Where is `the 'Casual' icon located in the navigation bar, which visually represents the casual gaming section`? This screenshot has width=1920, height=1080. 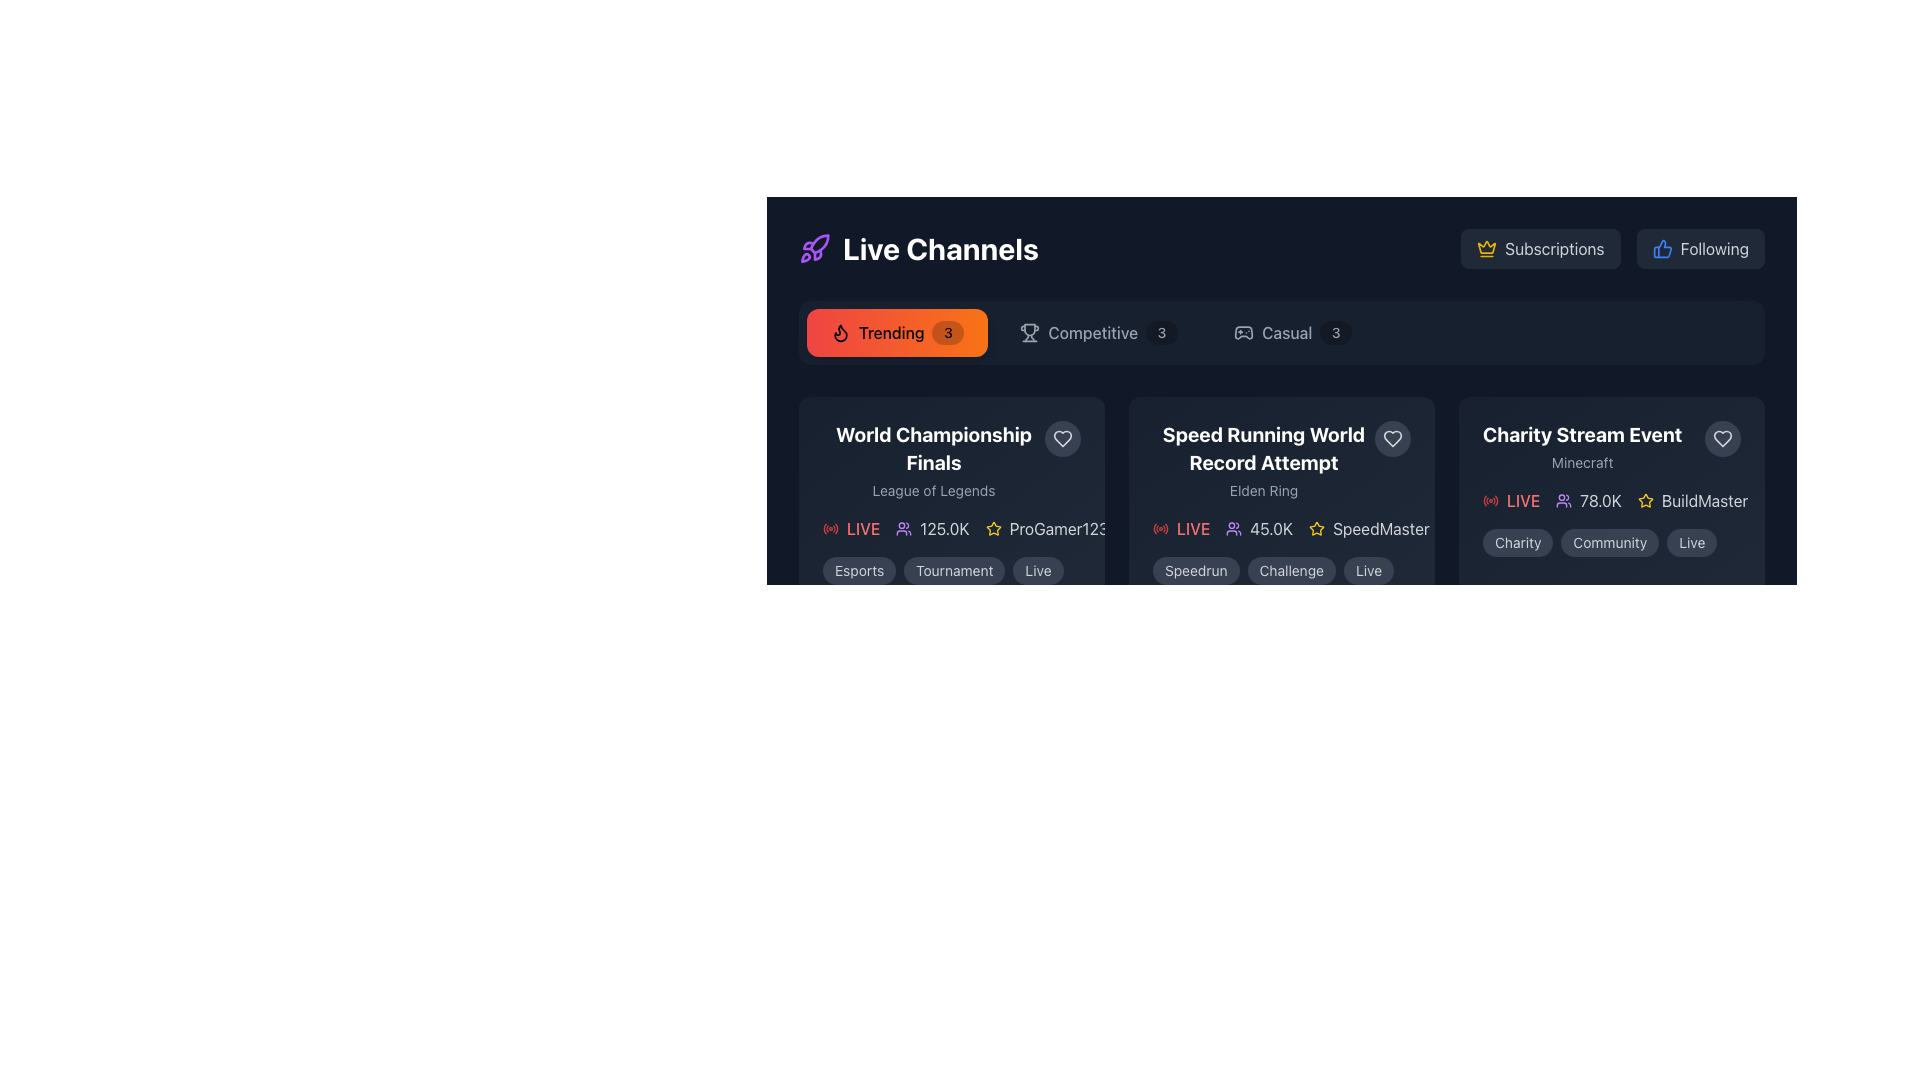 the 'Casual' icon located in the navigation bar, which visually represents the casual gaming section is located at coordinates (1242, 331).